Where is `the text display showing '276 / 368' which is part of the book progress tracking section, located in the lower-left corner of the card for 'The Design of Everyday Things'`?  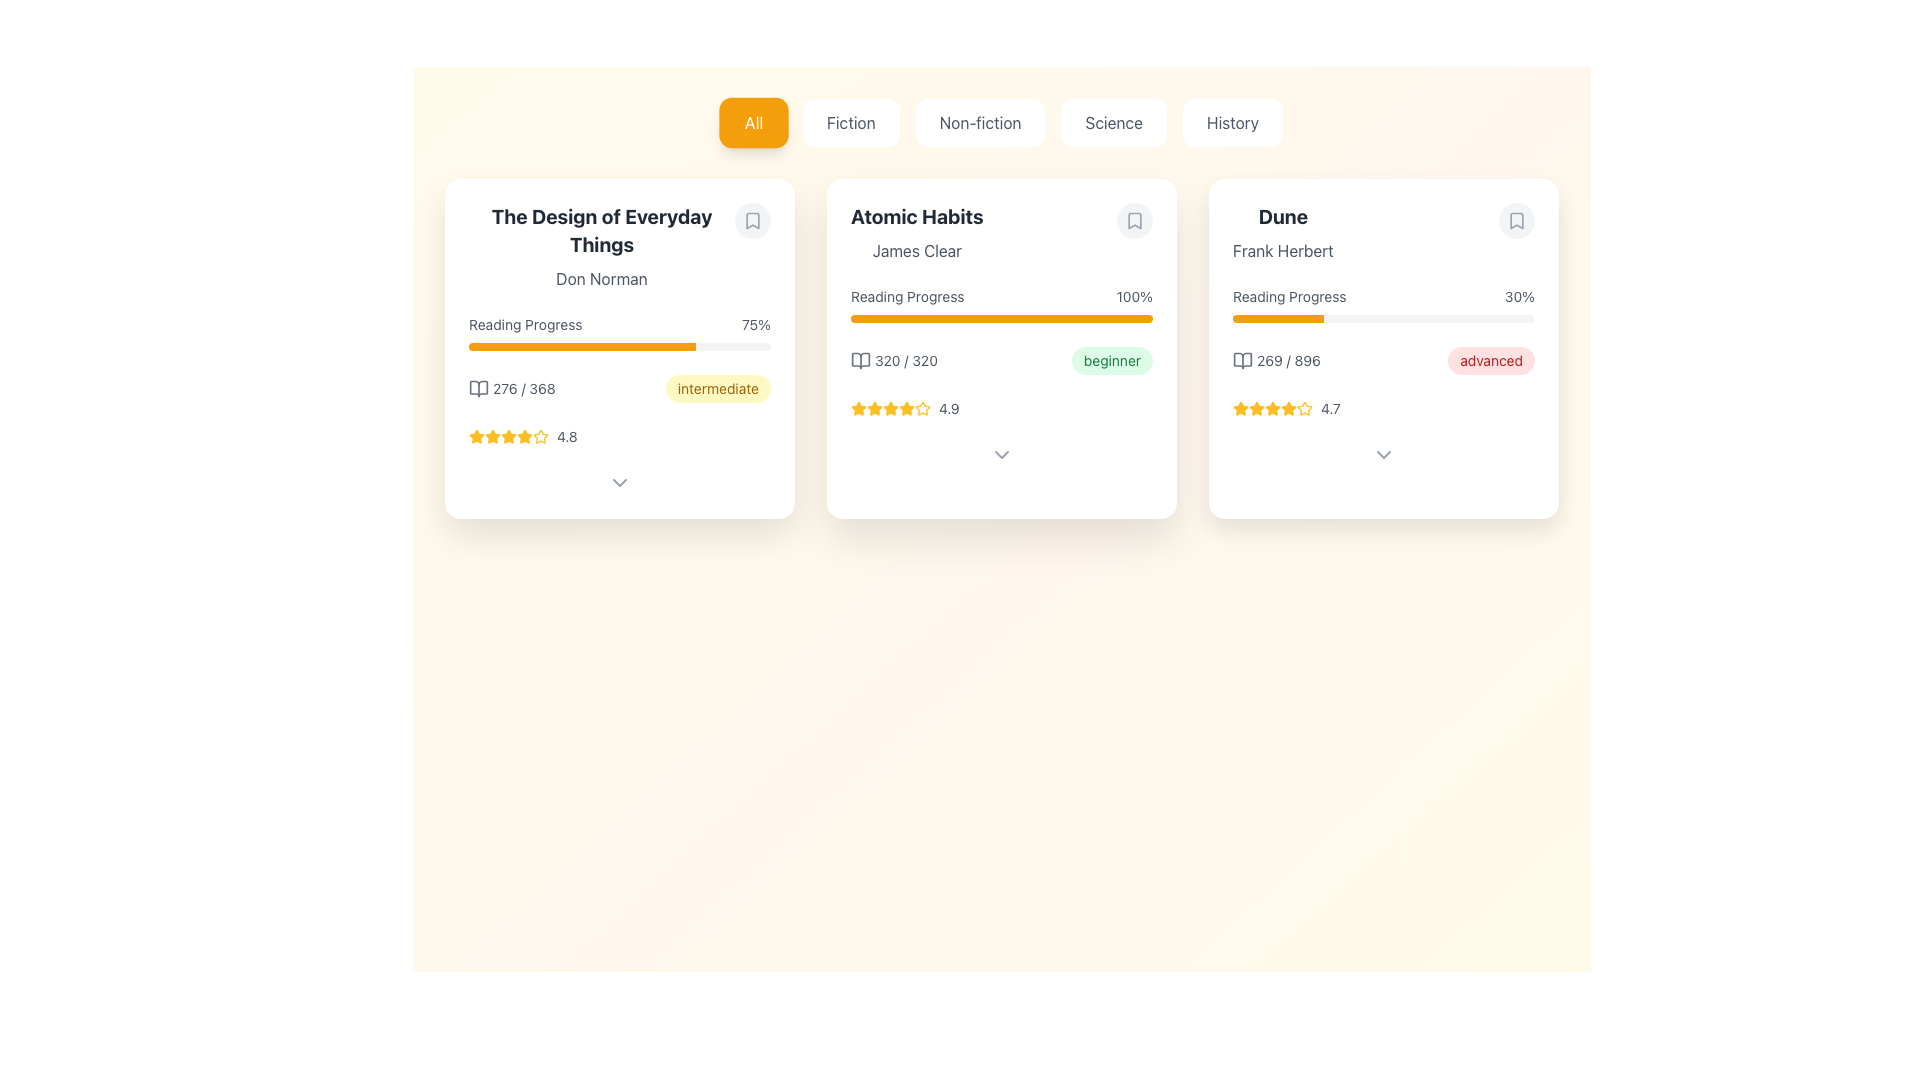 the text display showing '276 / 368' which is part of the book progress tracking section, located in the lower-left corner of the card for 'The Design of Everyday Things' is located at coordinates (524, 389).